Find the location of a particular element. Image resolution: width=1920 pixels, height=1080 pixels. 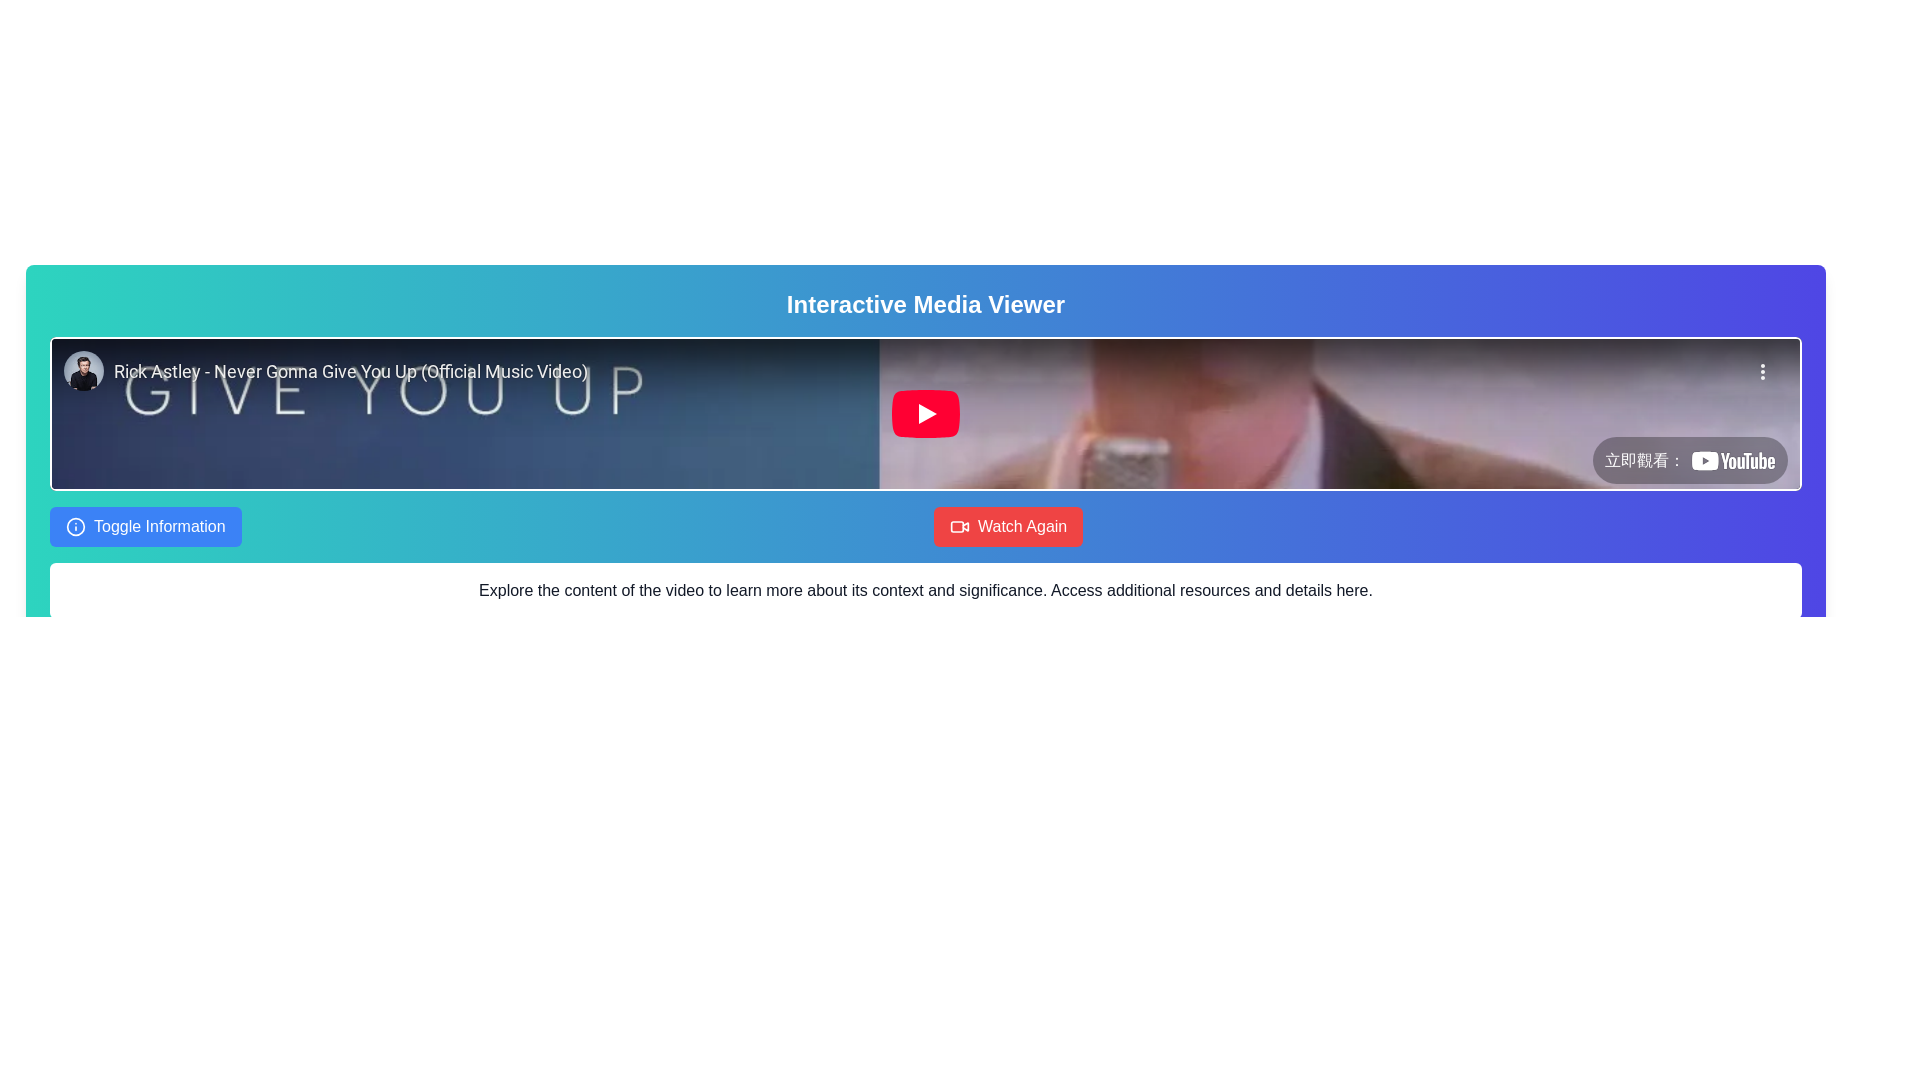

the interactive section containing two buttons, 'Toggle Information' and 'Watch Again' is located at coordinates (925, 526).